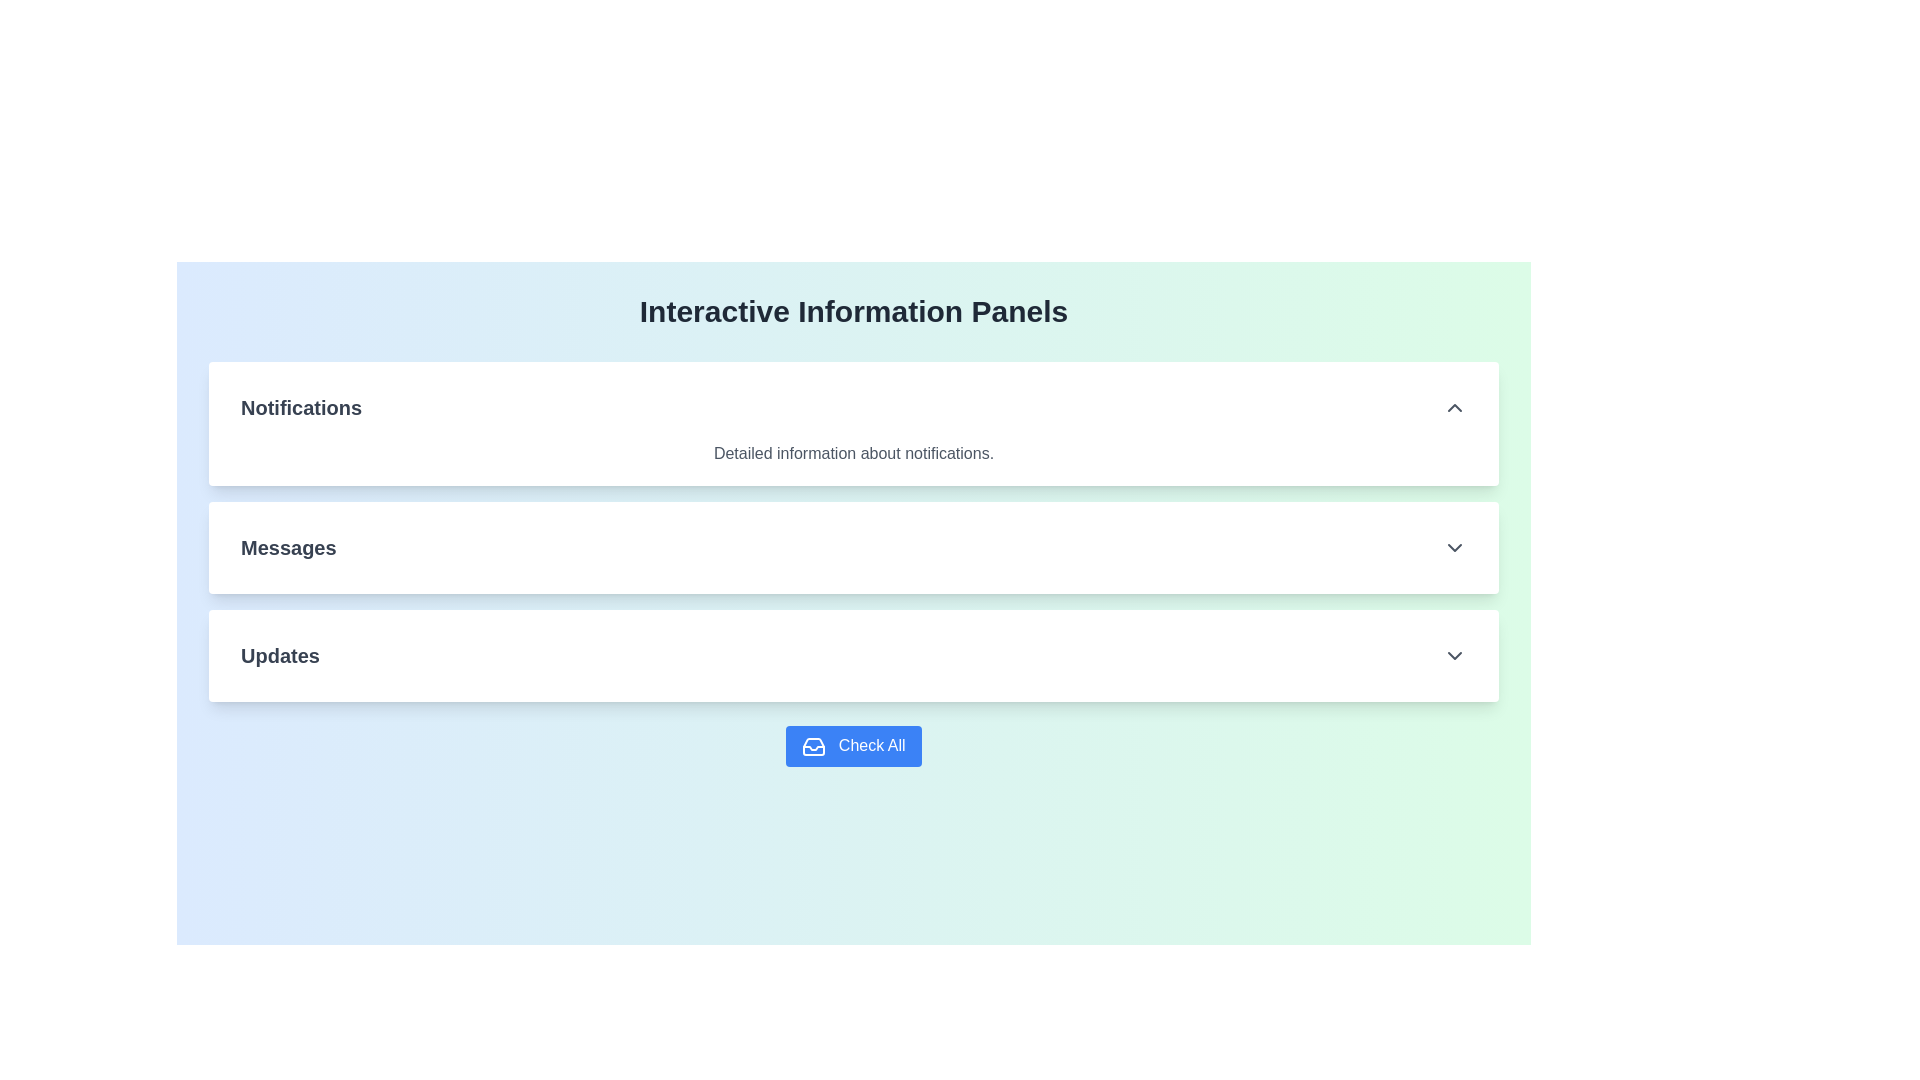  What do you see at coordinates (287, 547) in the screenshot?
I see `text of the 'Messages' label, which is a bold, dark gray heading positioned in the second panel of a stack, below 'Notifications' and above 'Updates'` at bounding box center [287, 547].